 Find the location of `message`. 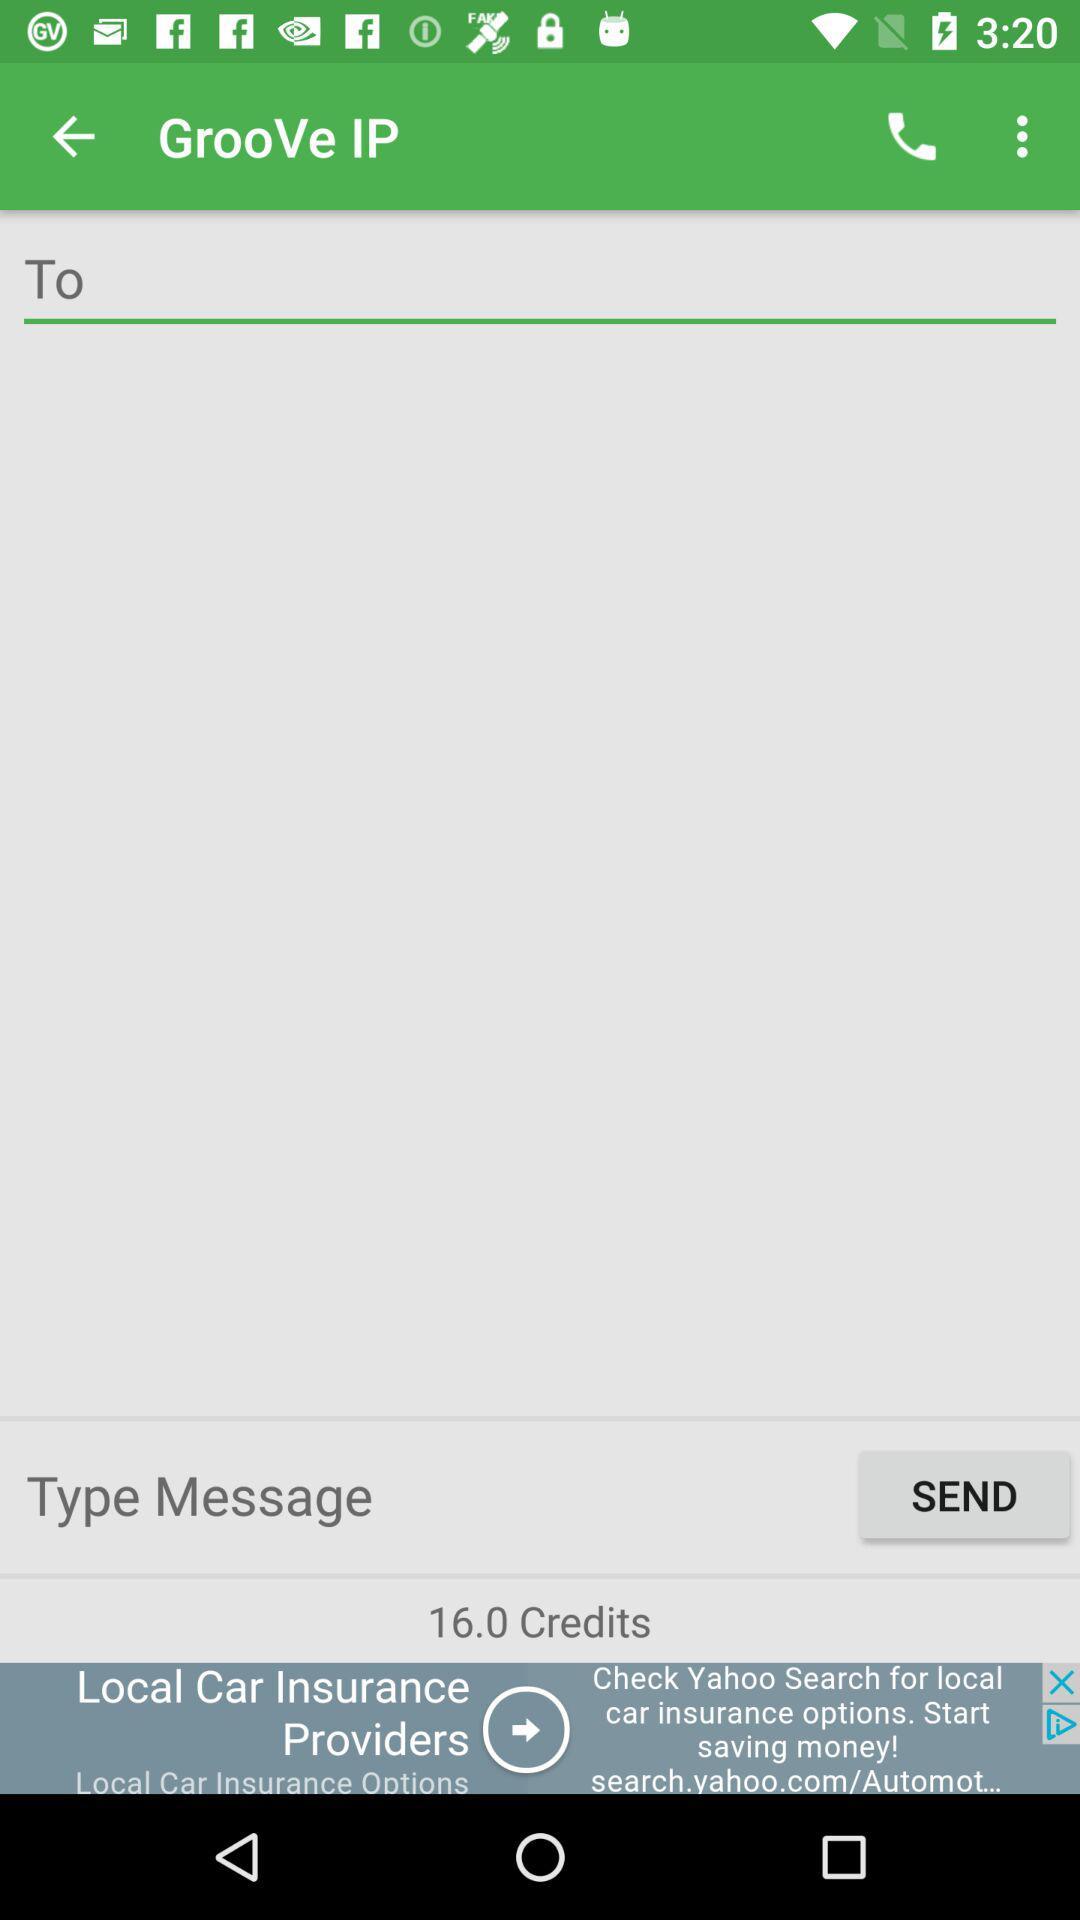

message is located at coordinates (436, 1494).